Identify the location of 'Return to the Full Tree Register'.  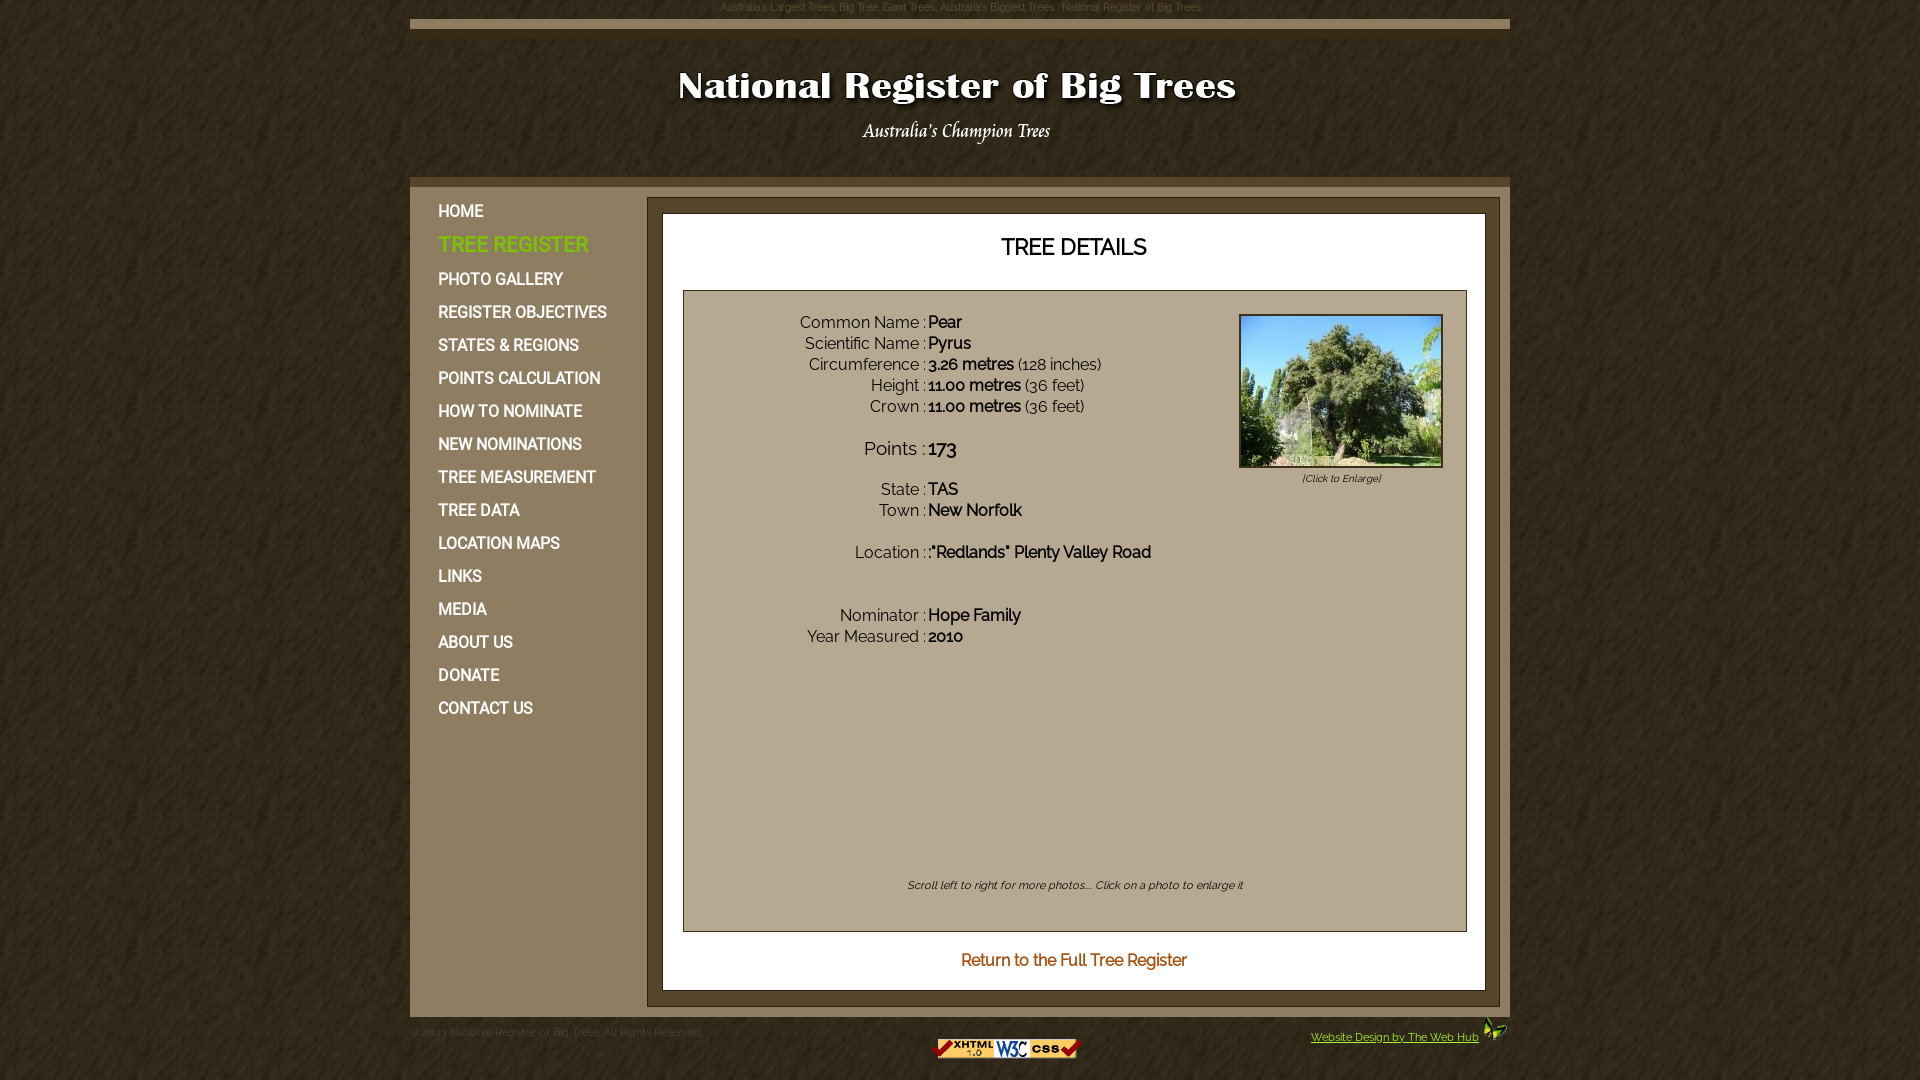
(960, 959).